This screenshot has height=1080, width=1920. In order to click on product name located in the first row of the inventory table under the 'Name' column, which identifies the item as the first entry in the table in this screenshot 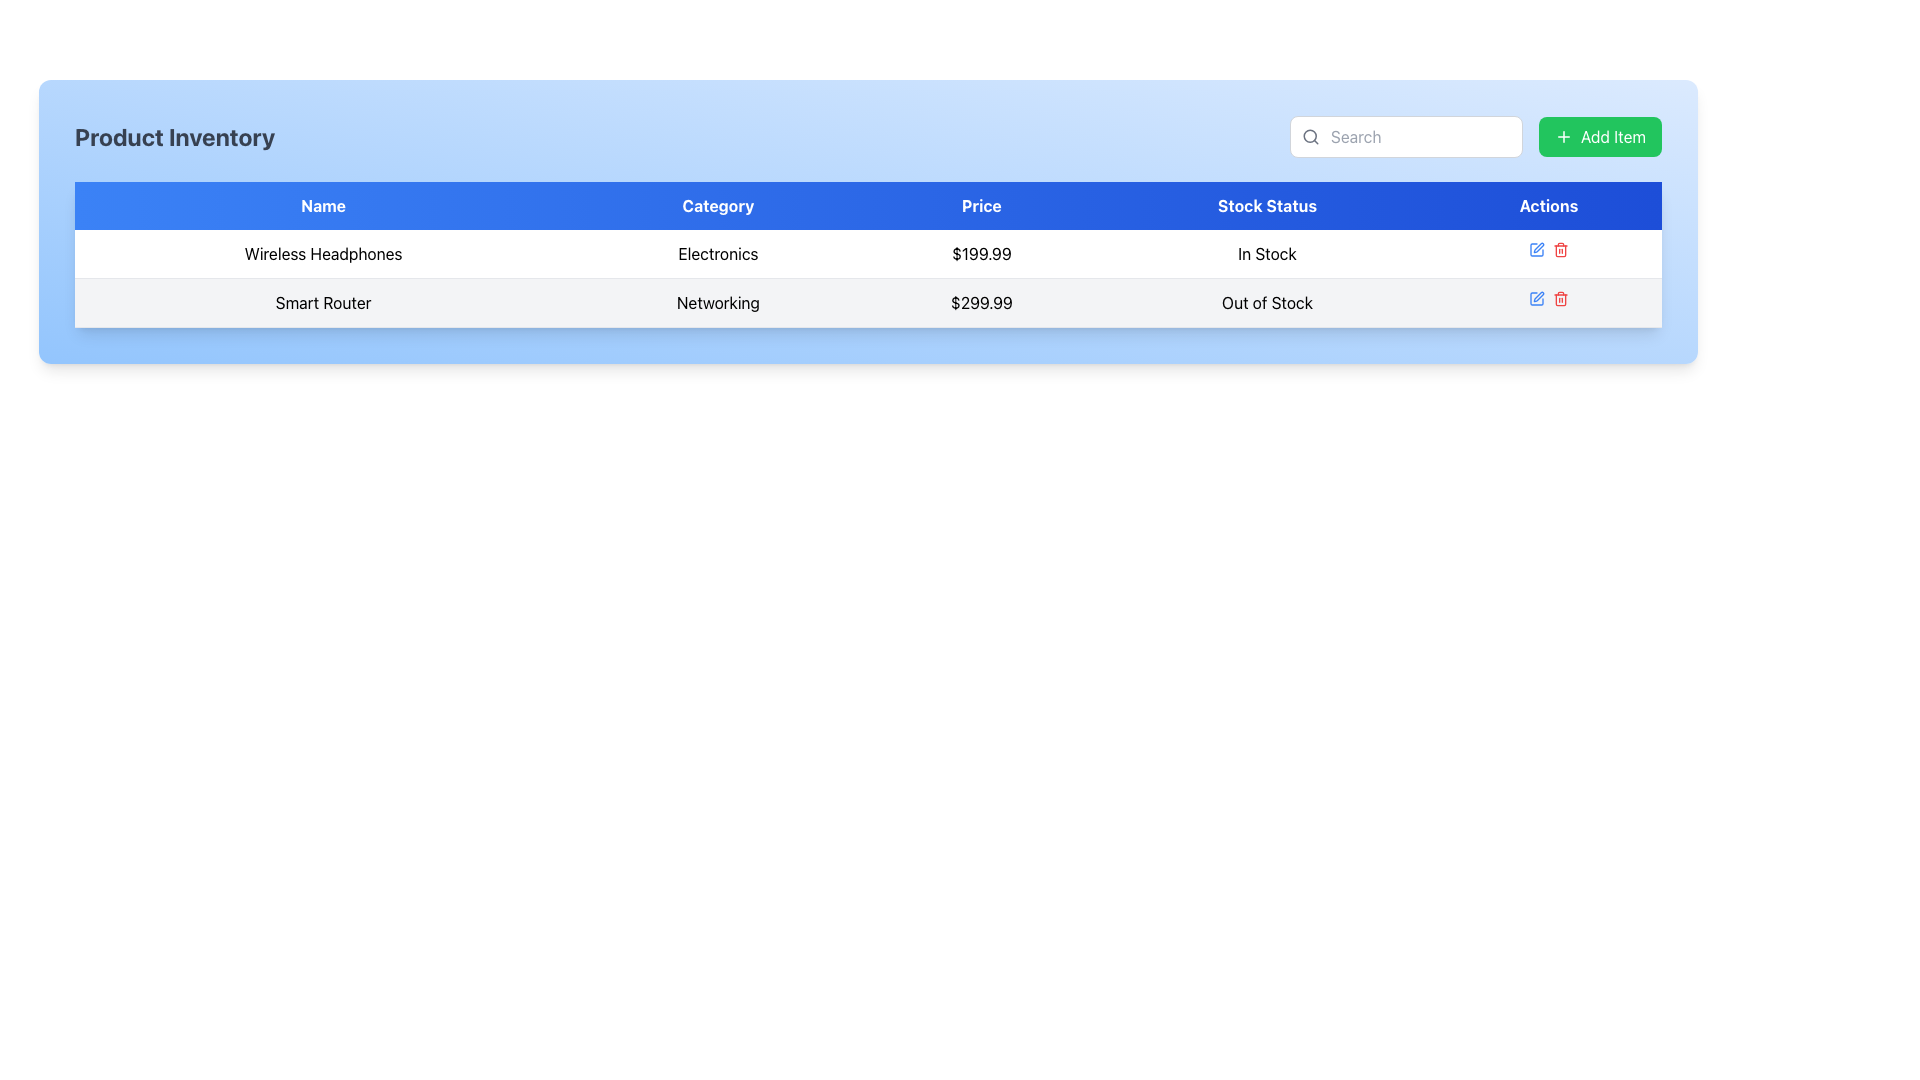, I will do `click(323, 253)`.